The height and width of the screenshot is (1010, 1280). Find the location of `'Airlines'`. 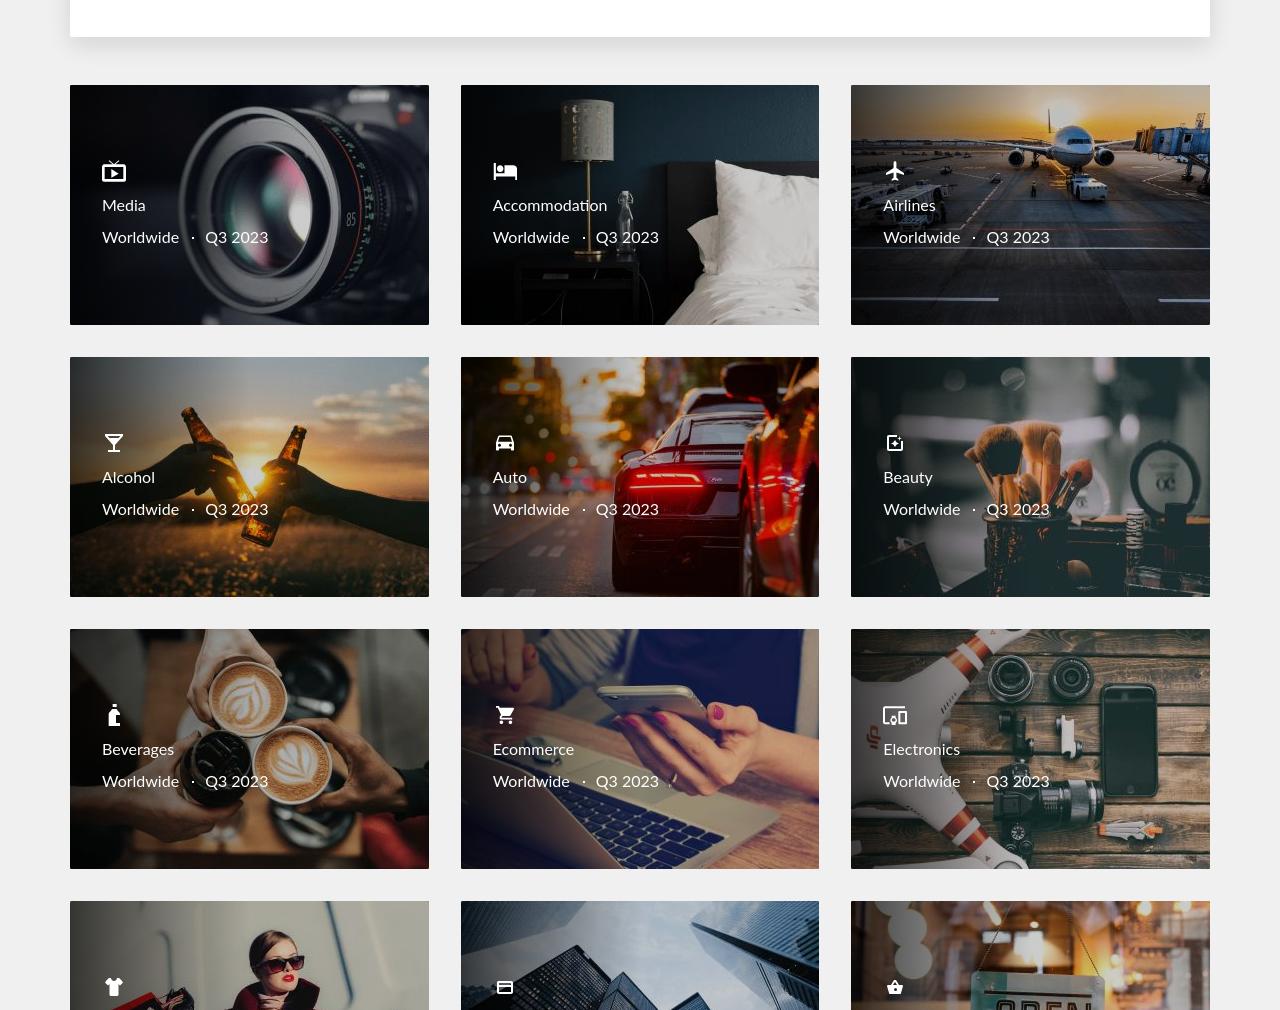

'Airlines' is located at coordinates (908, 205).